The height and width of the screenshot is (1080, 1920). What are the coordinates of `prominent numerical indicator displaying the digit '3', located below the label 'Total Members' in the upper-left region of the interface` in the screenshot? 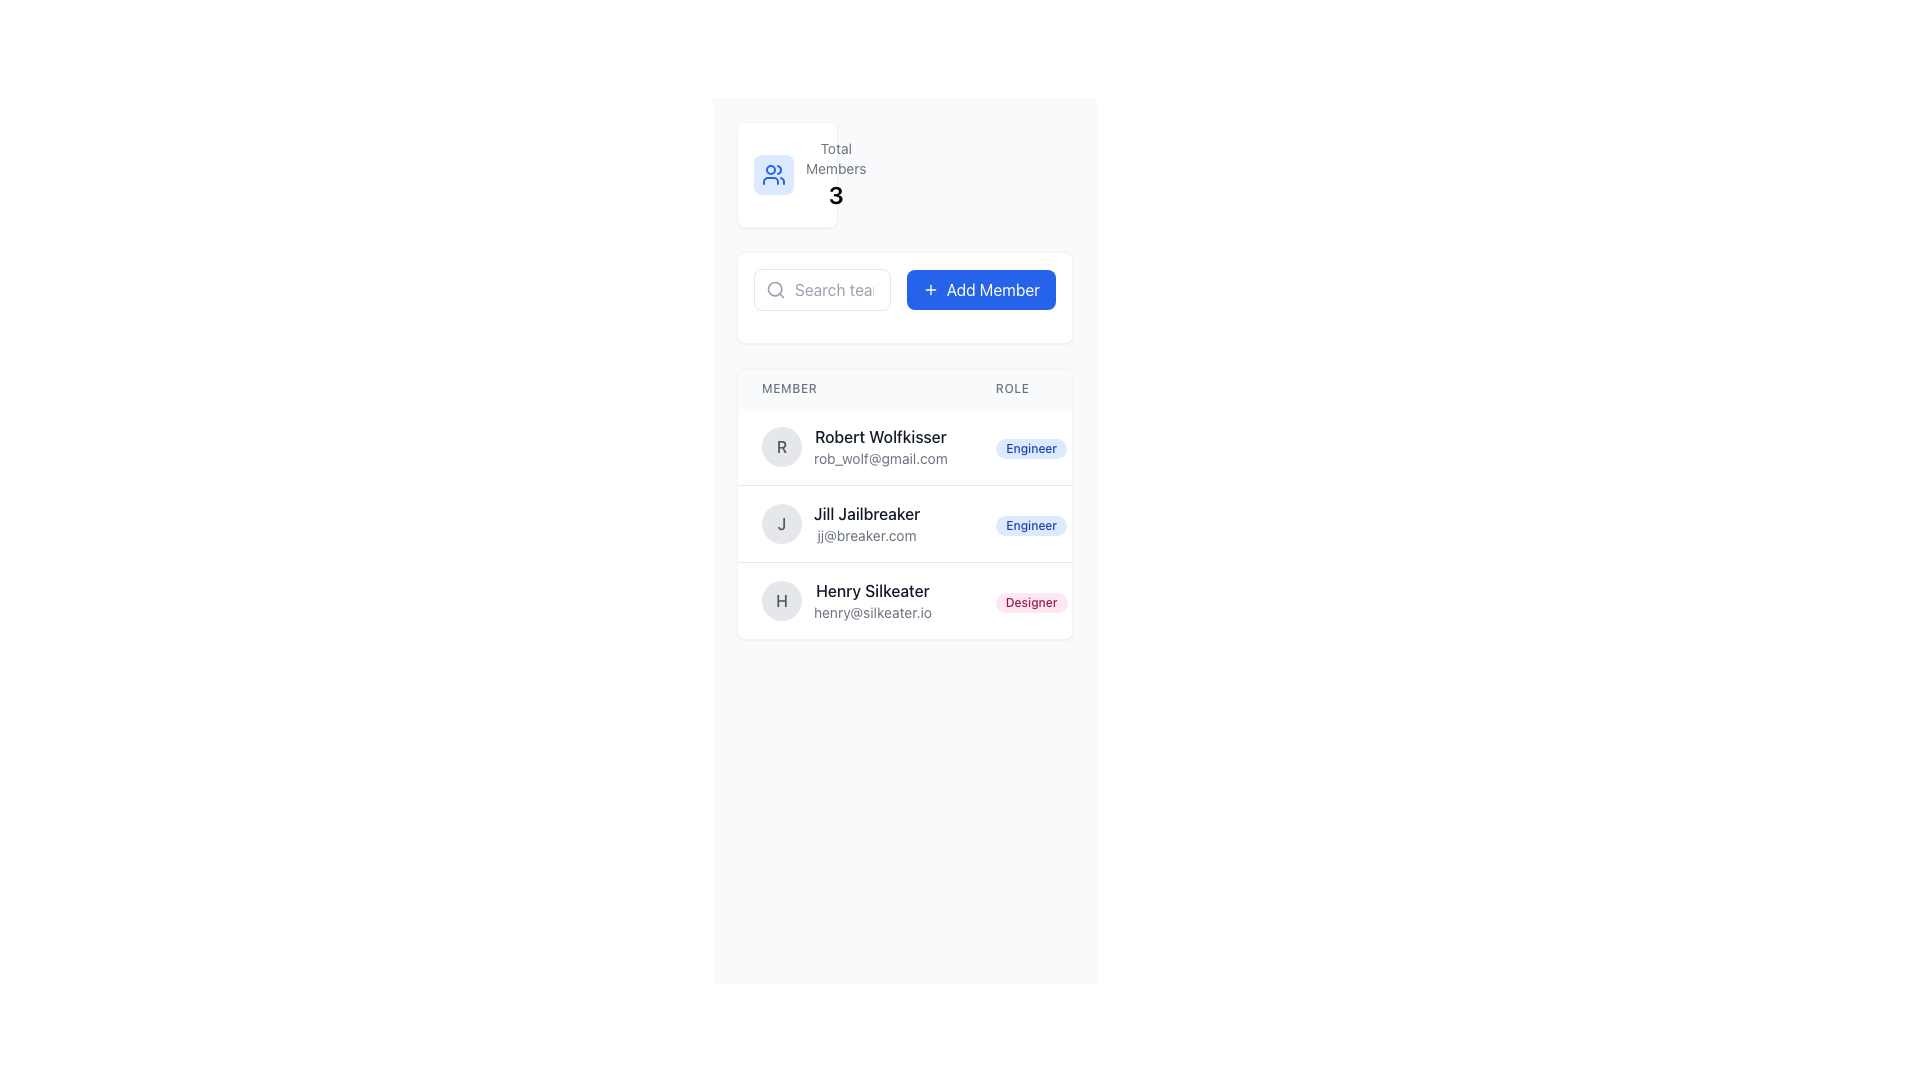 It's located at (836, 195).